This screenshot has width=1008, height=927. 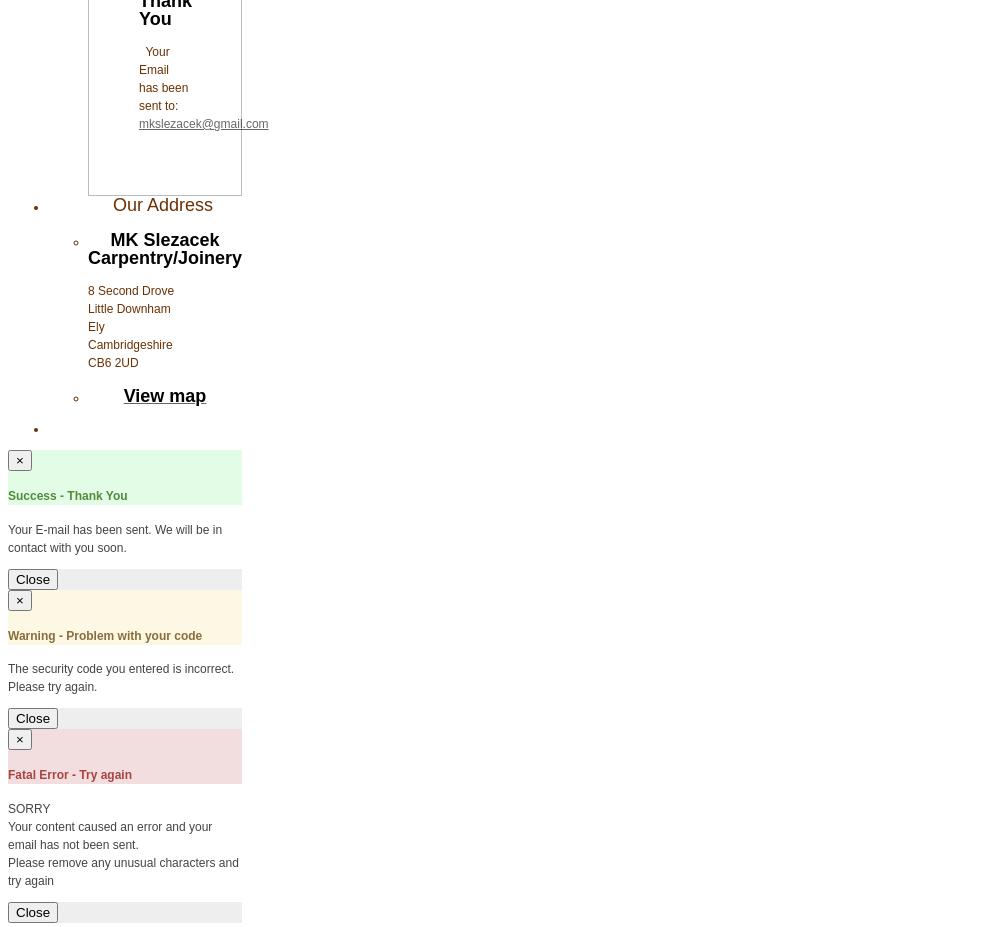 I want to click on 'Warning - Problem with your code', so click(x=105, y=633).